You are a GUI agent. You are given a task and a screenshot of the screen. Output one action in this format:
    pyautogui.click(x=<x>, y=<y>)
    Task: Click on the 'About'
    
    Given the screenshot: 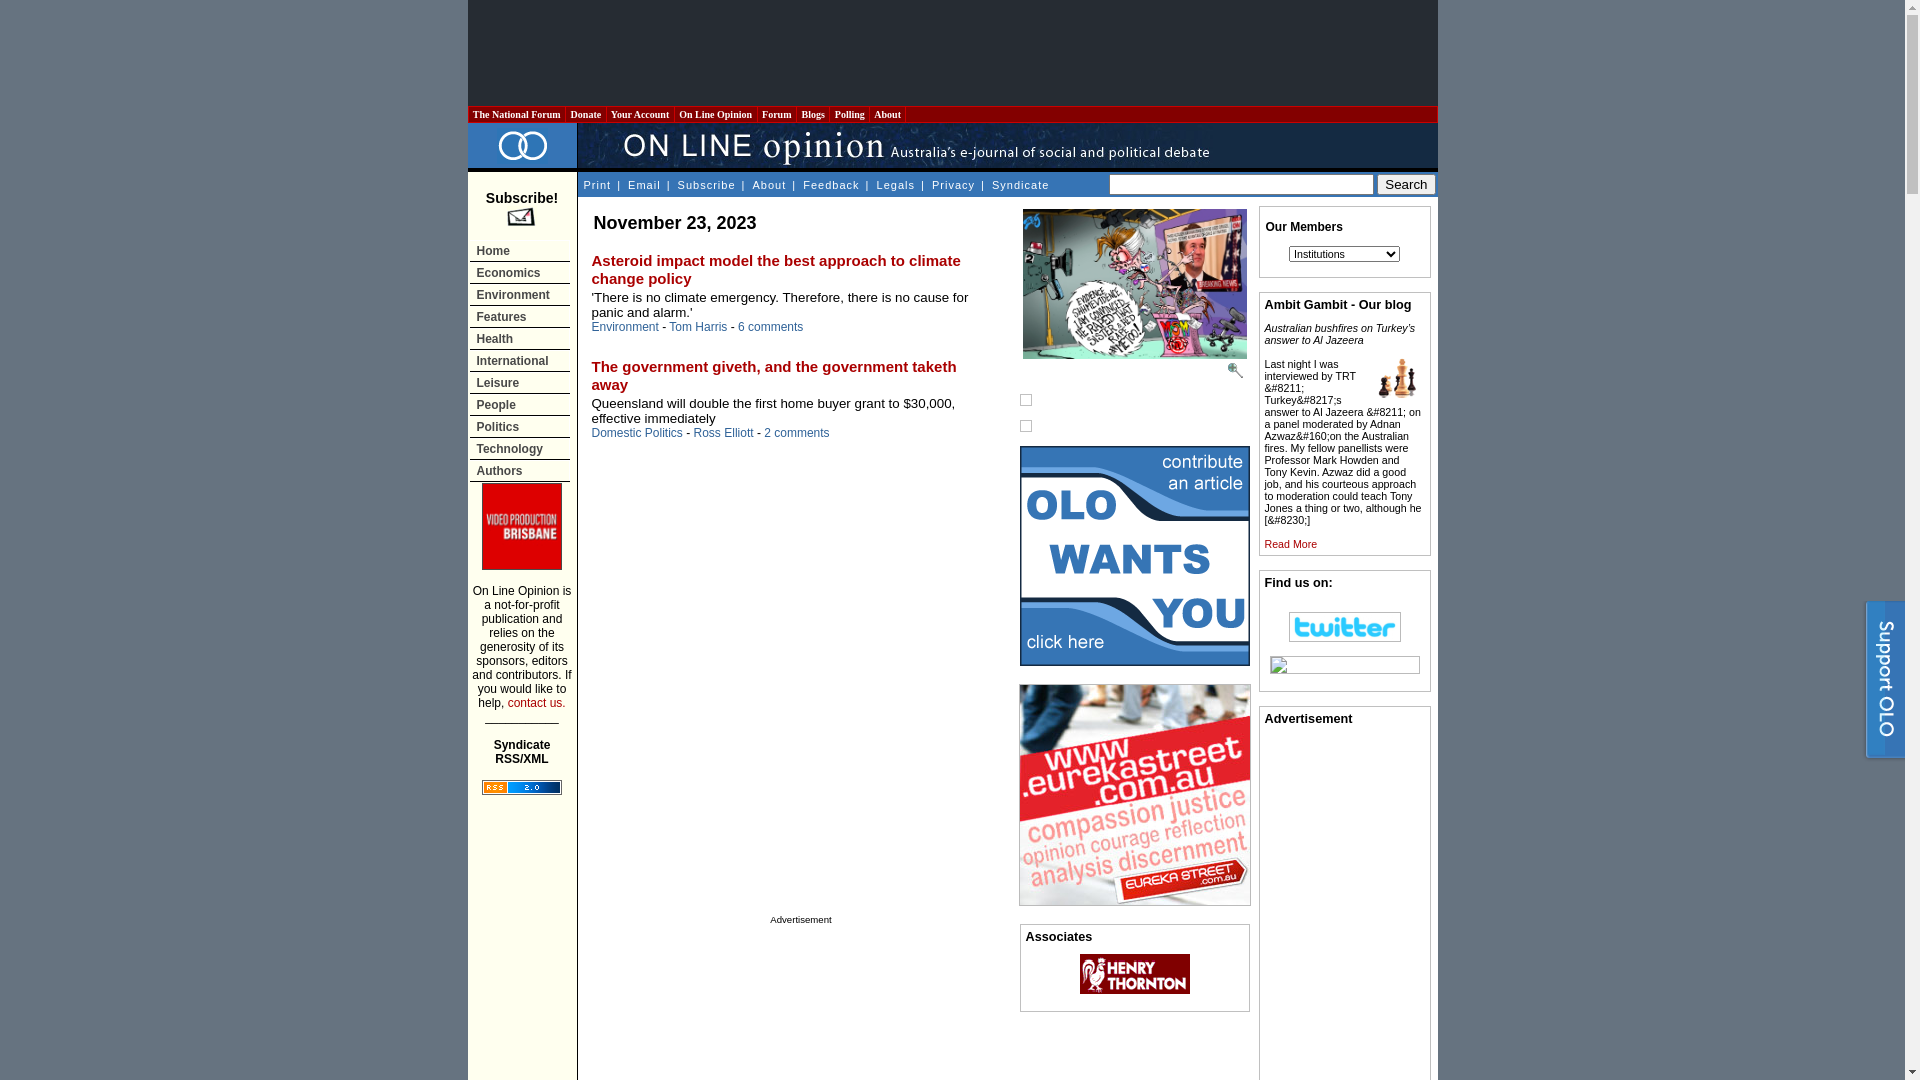 What is the action you would take?
    pyautogui.click(x=768, y=184)
    